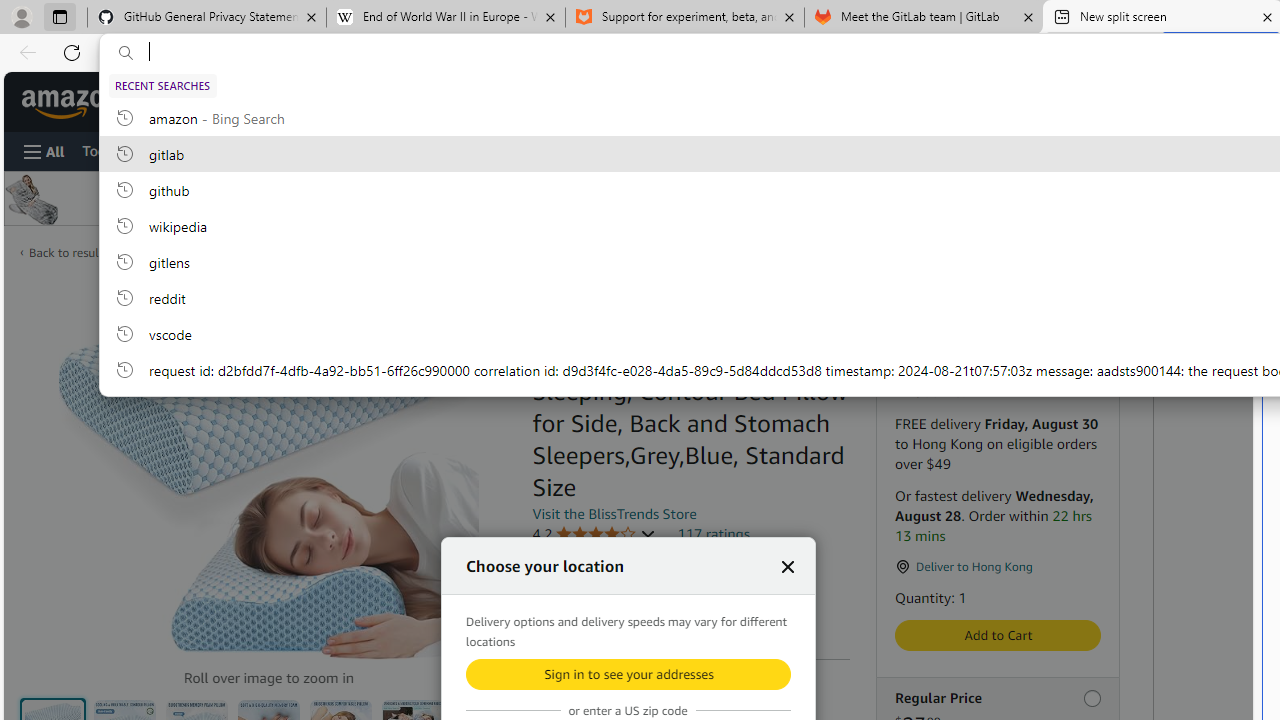 This screenshot has width=1280, height=720. I want to click on 'Meet the GitLab team | GitLab', so click(923, 17).